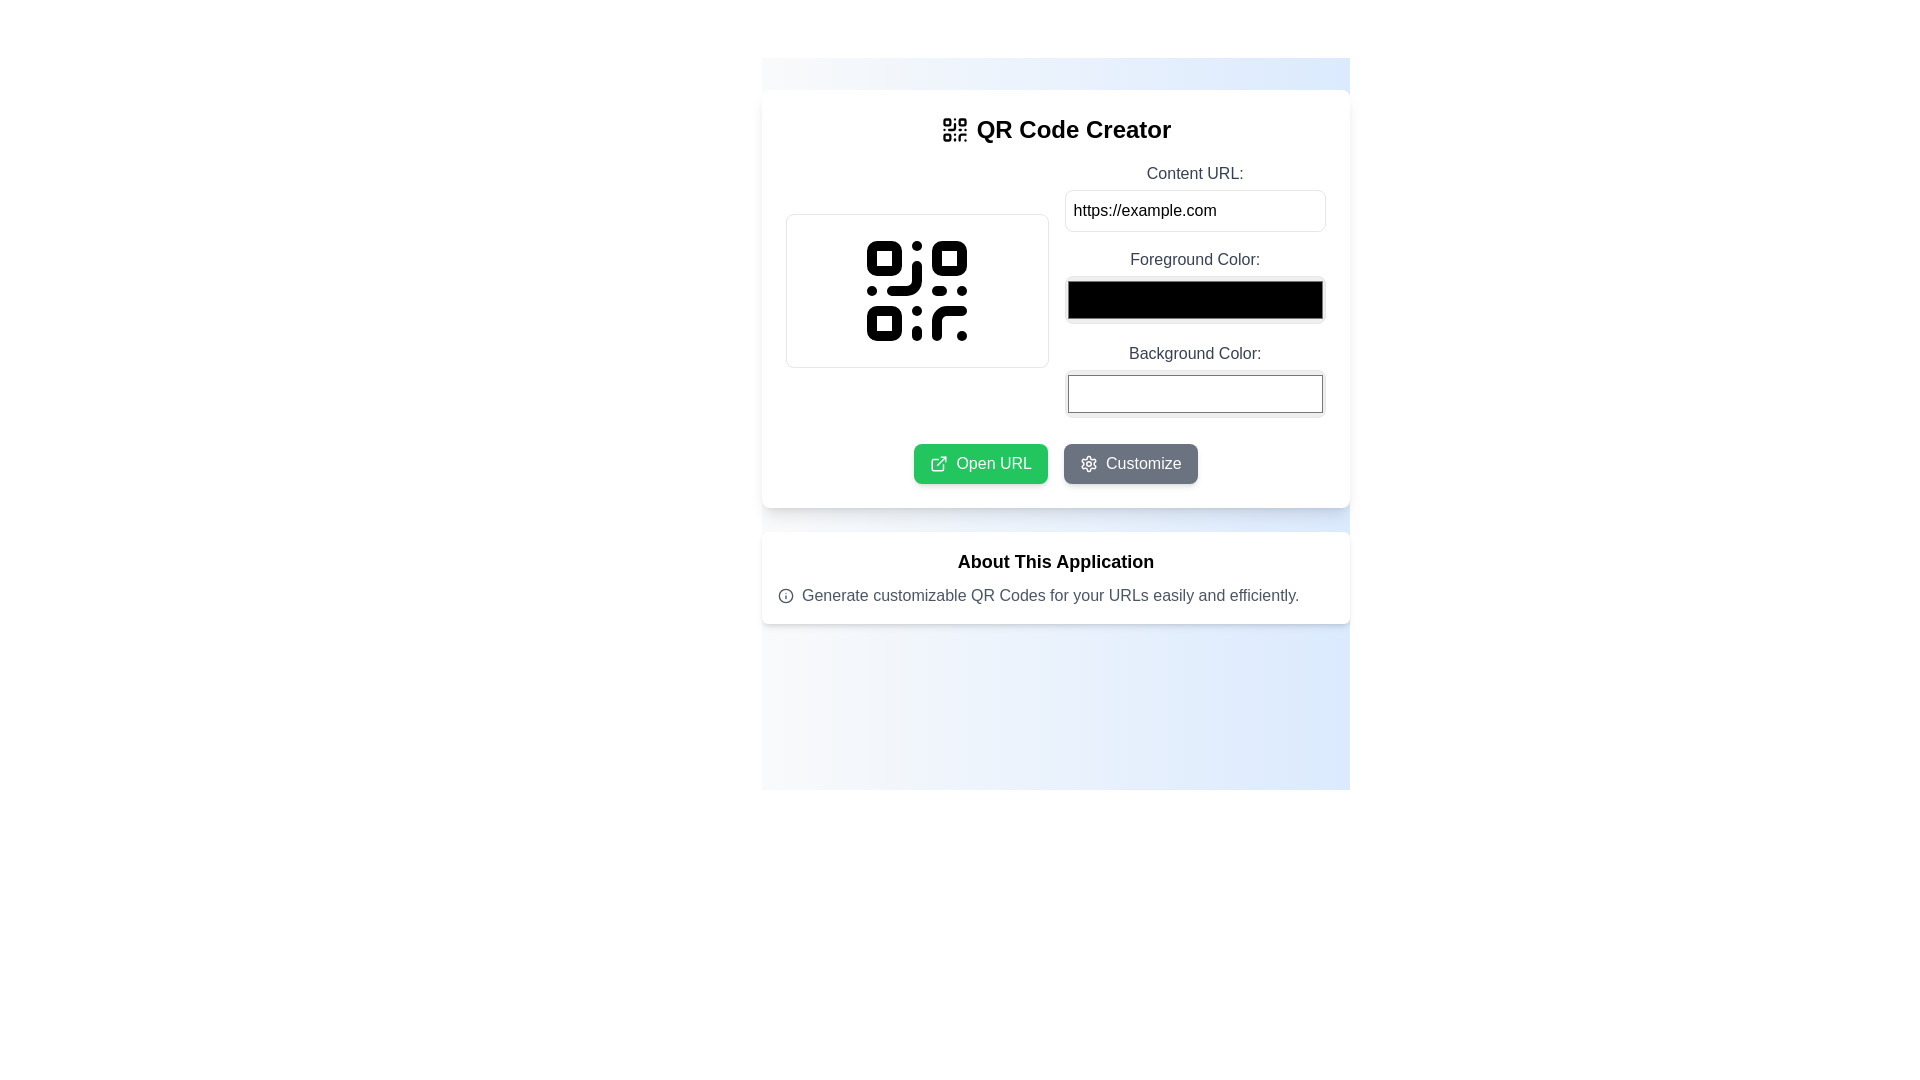 The height and width of the screenshot is (1080, 1920). What do you see at coordinates (1088, 463) in the screenshot?
I see `the 'Customize' icon located to the left of the 'Customize' button, which symbolizes the customization feature` at bounding box center [1088, 463].